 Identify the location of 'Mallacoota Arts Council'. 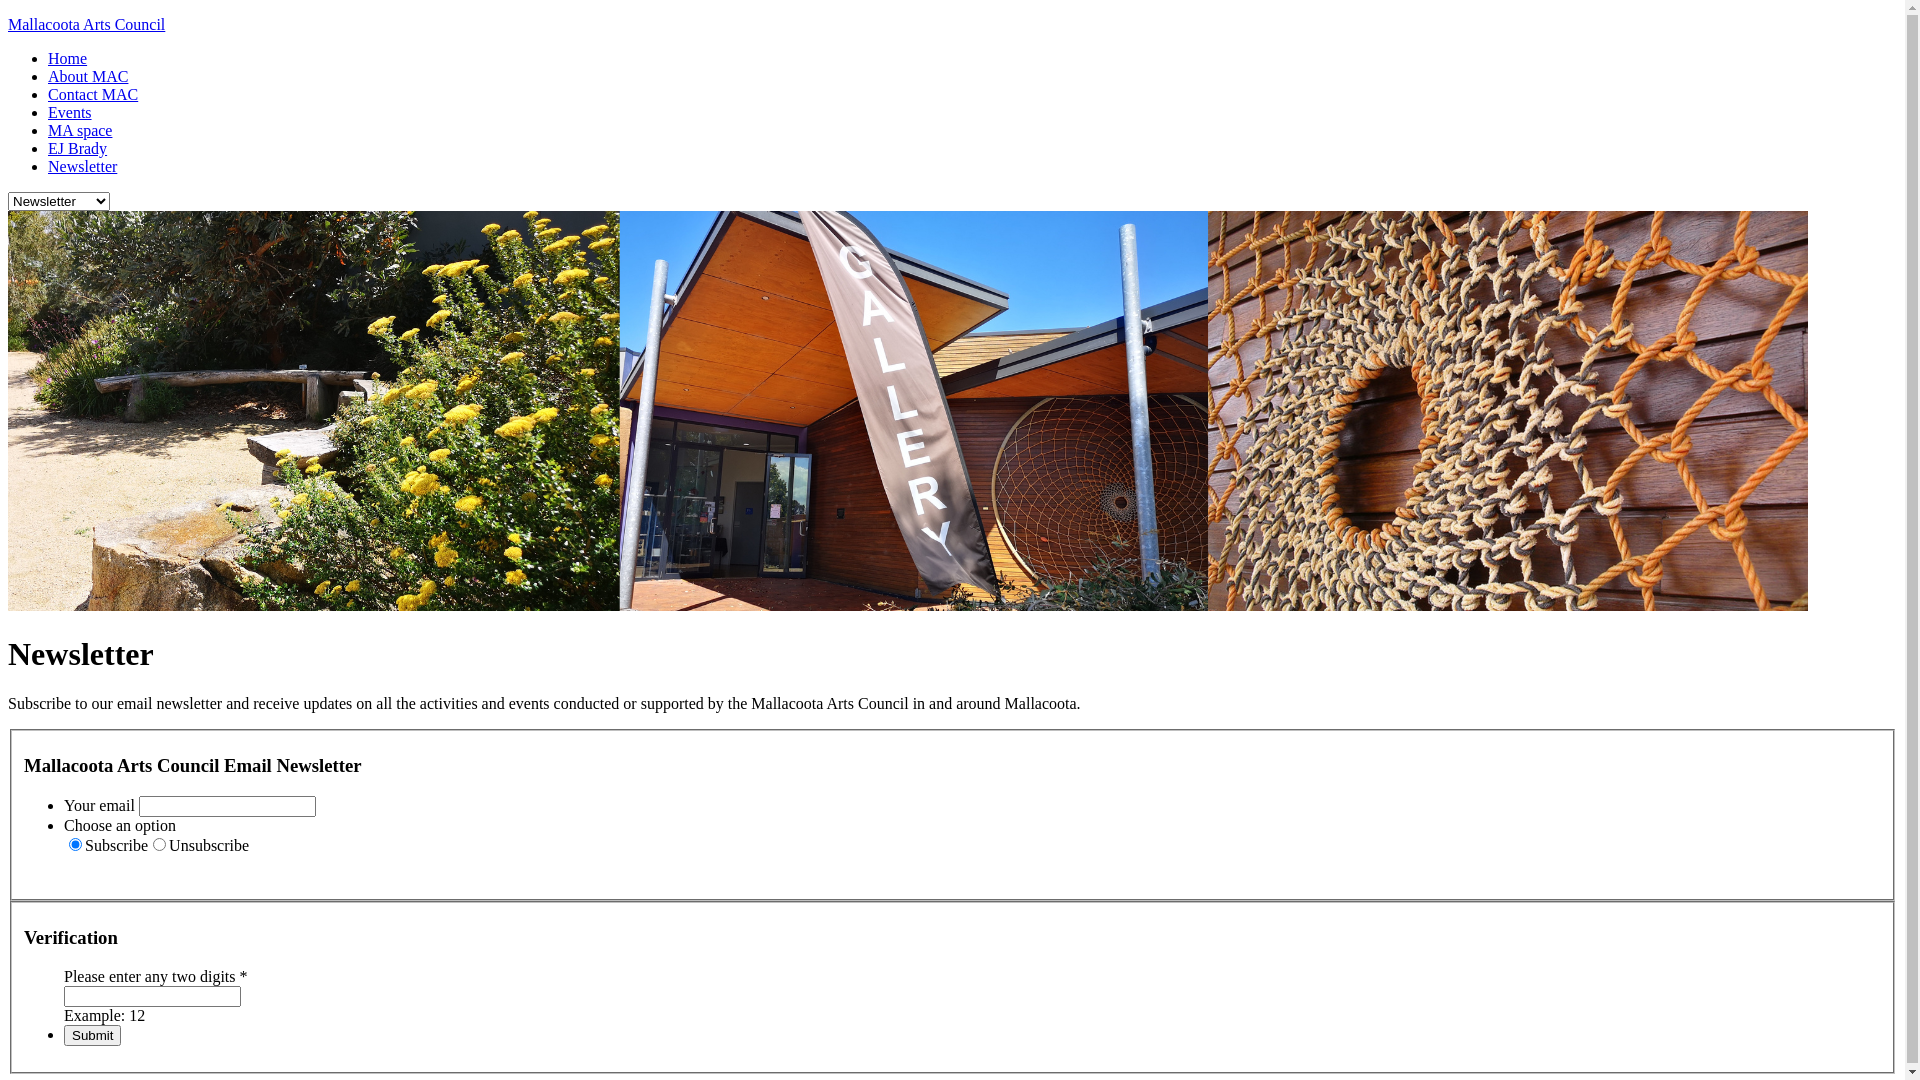
(85, 24).